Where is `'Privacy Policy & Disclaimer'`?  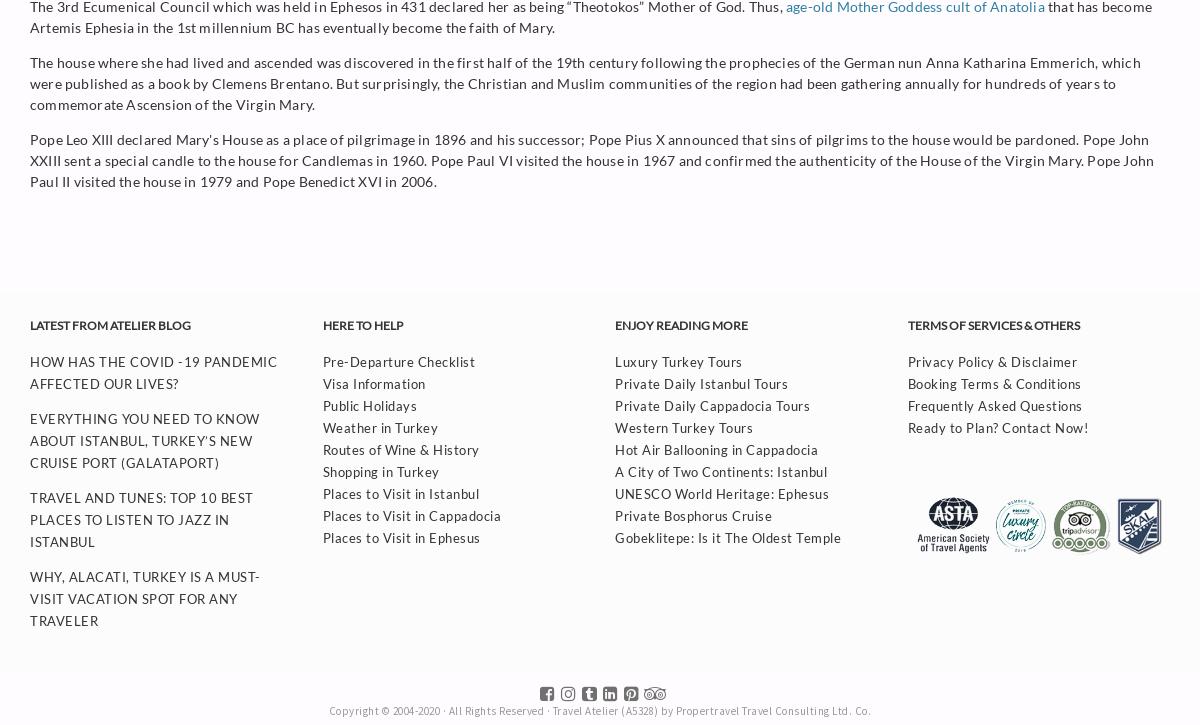 'Privacy Policy & Disclaimer' is located at coordinates (906, 360).